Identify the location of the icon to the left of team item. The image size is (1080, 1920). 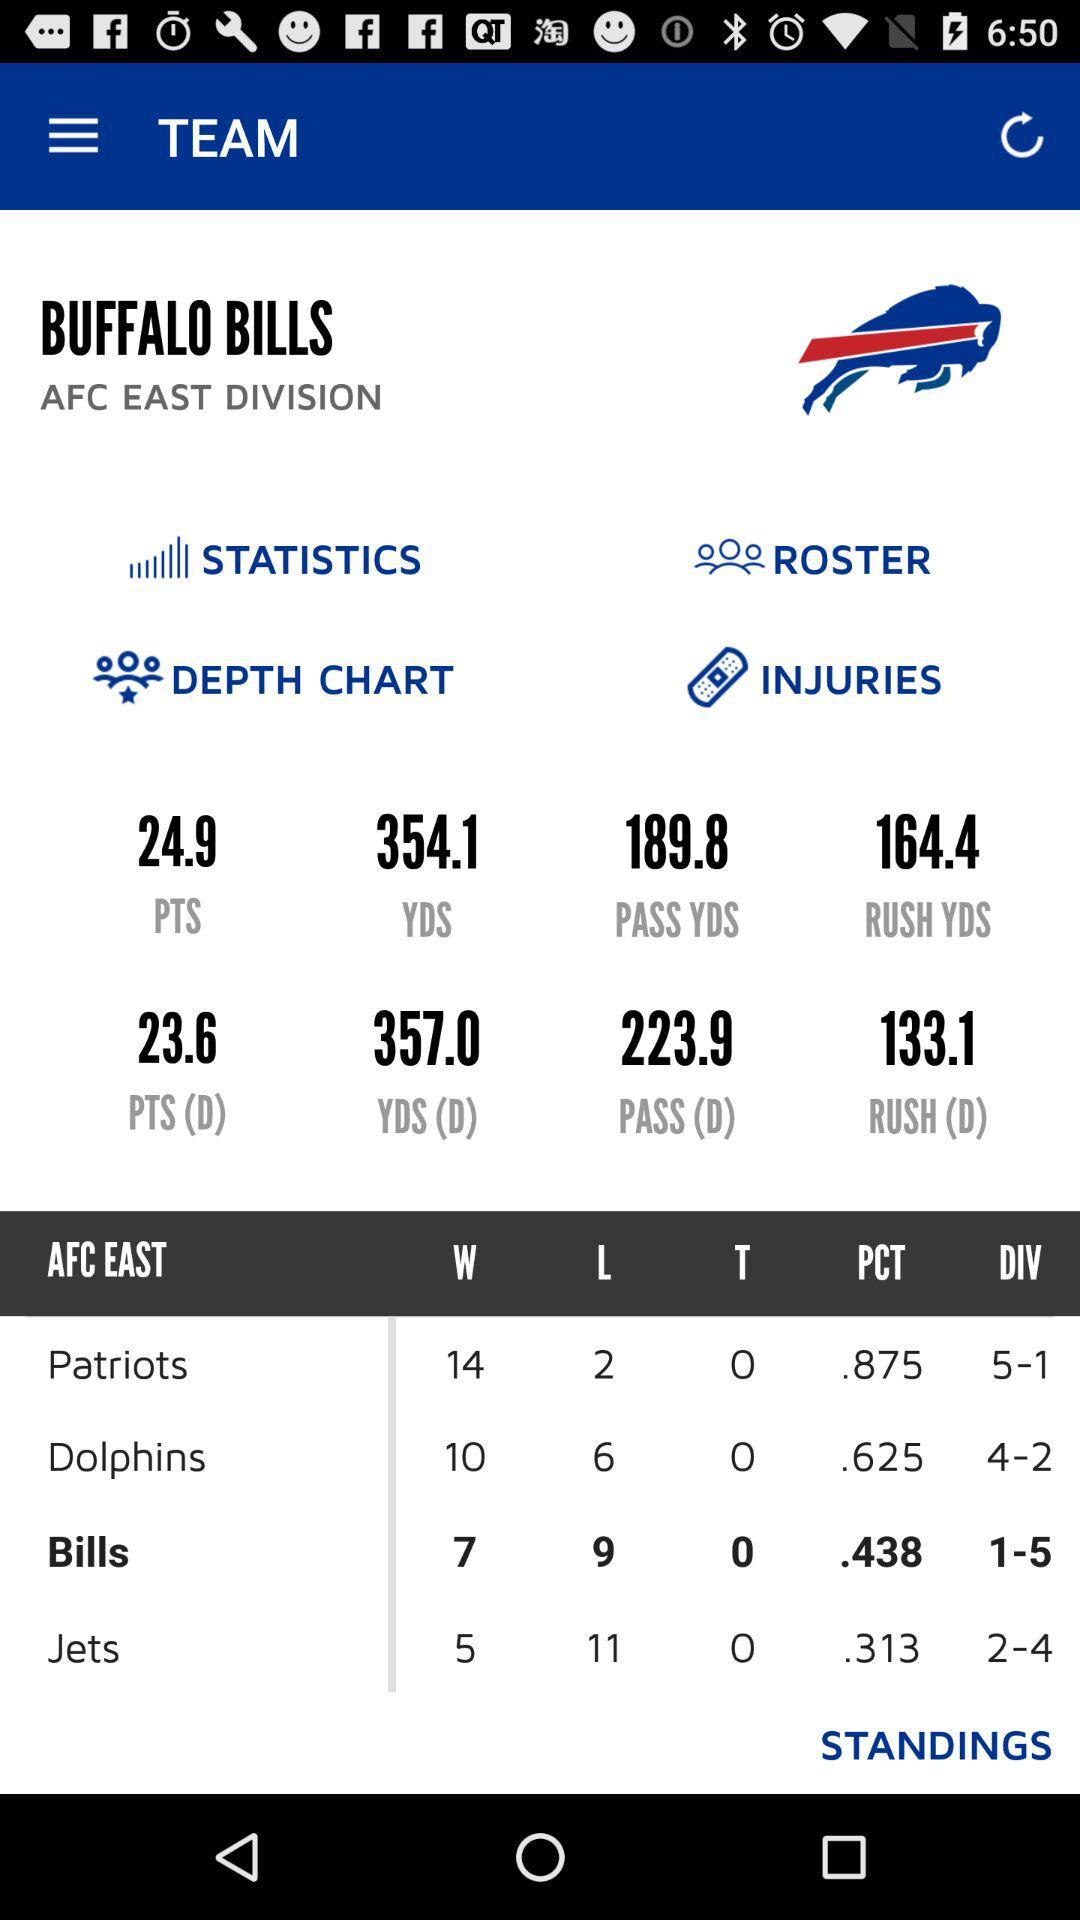
(72, 135).